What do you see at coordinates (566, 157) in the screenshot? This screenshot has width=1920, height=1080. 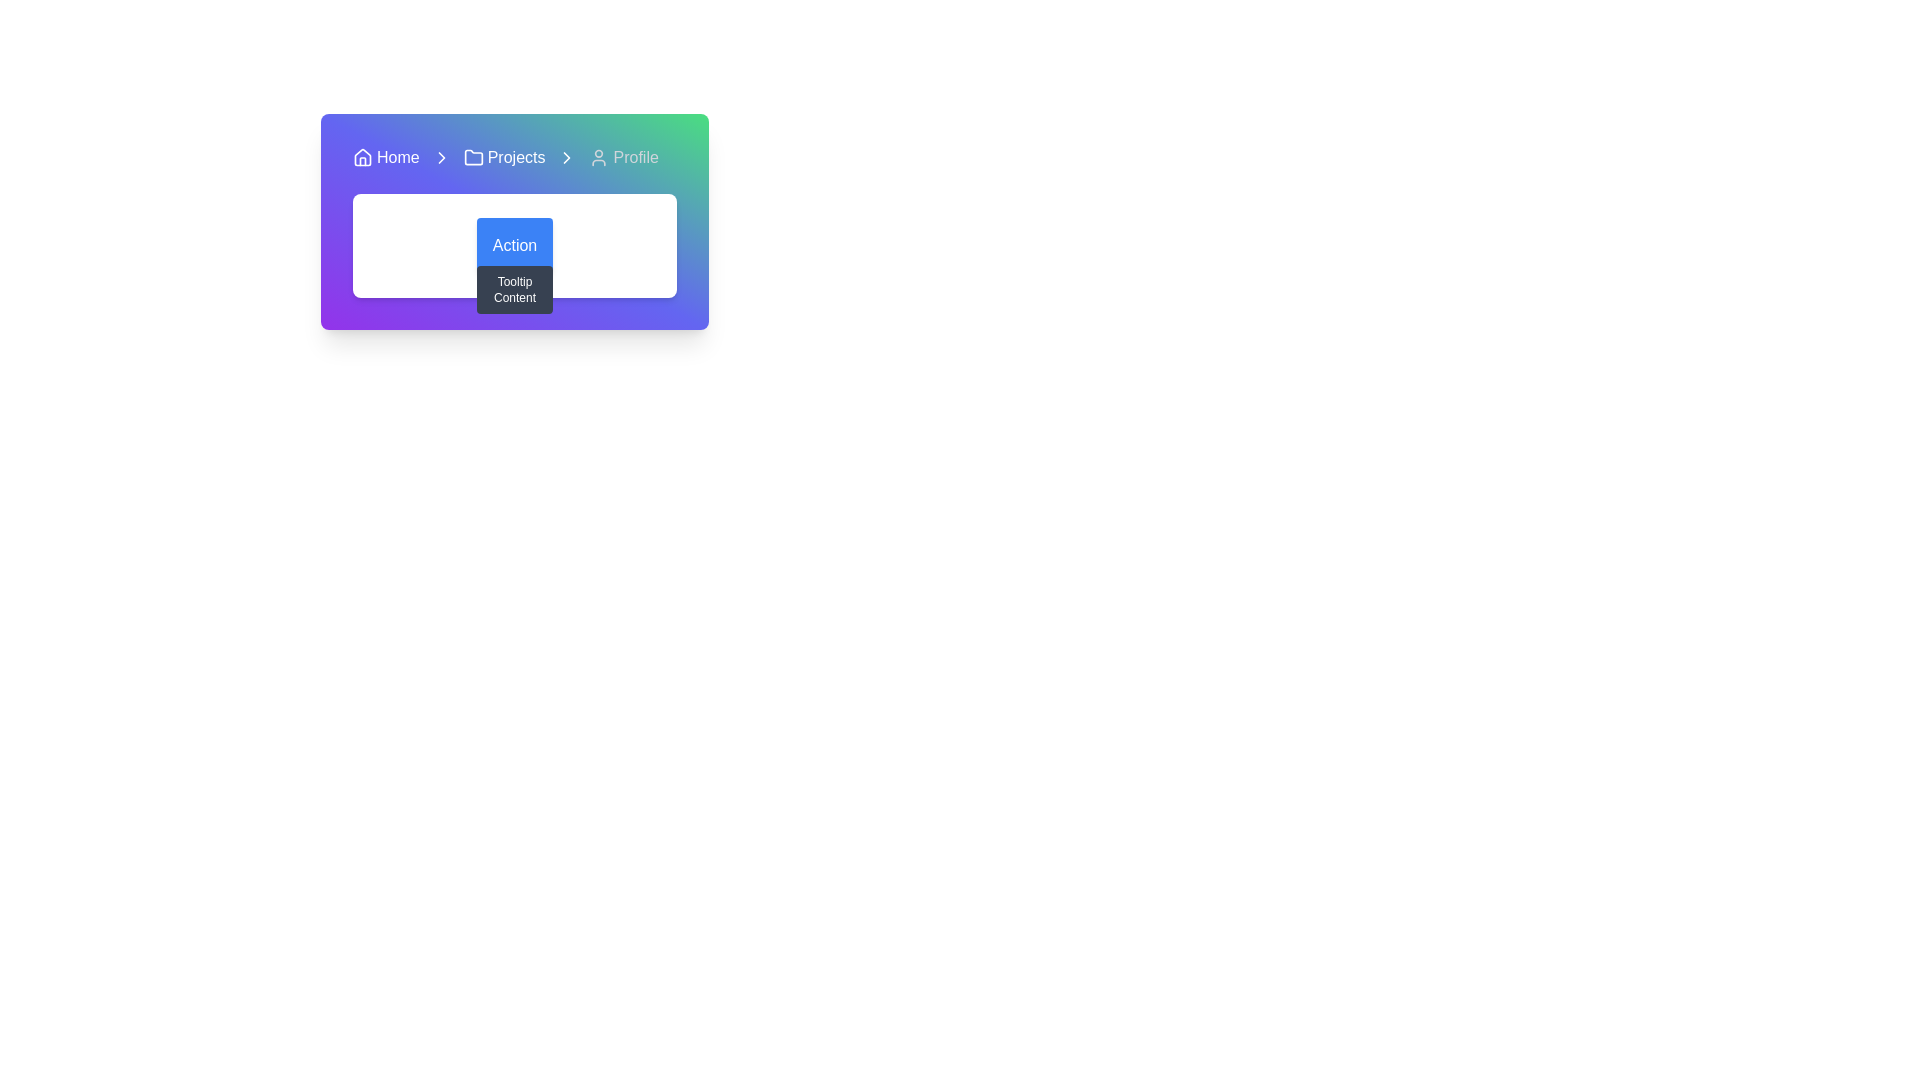 I see `the rightward chevron icon styled in white, located under the navigation bar, positioned to the right of the 'Projects' text and before the 'Profile' entry` at bounding box center [566, 157].